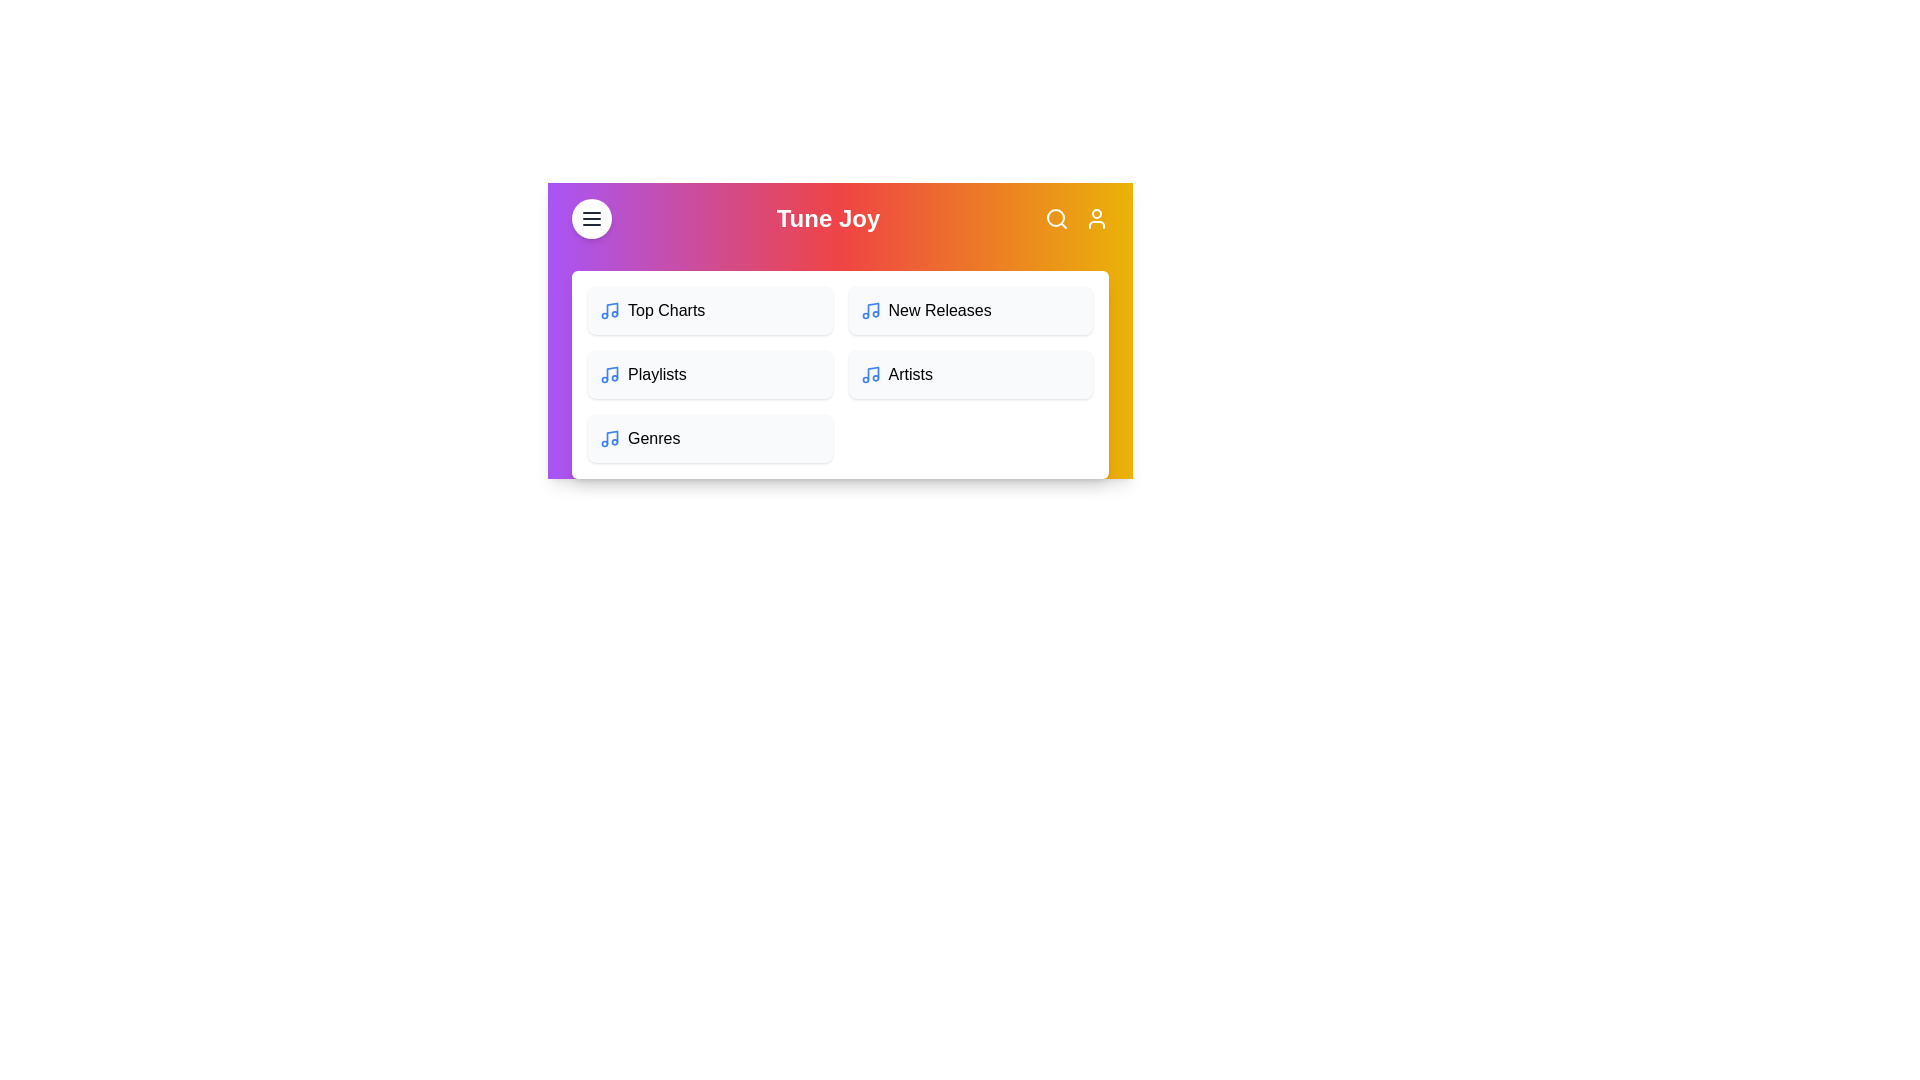 Image resolution: width=1920 pixels, height=1080 pixels. Describe the element at coordinates (1095, 219) in the screenshot. I see `the 'User' icon to access user settings` at that location.